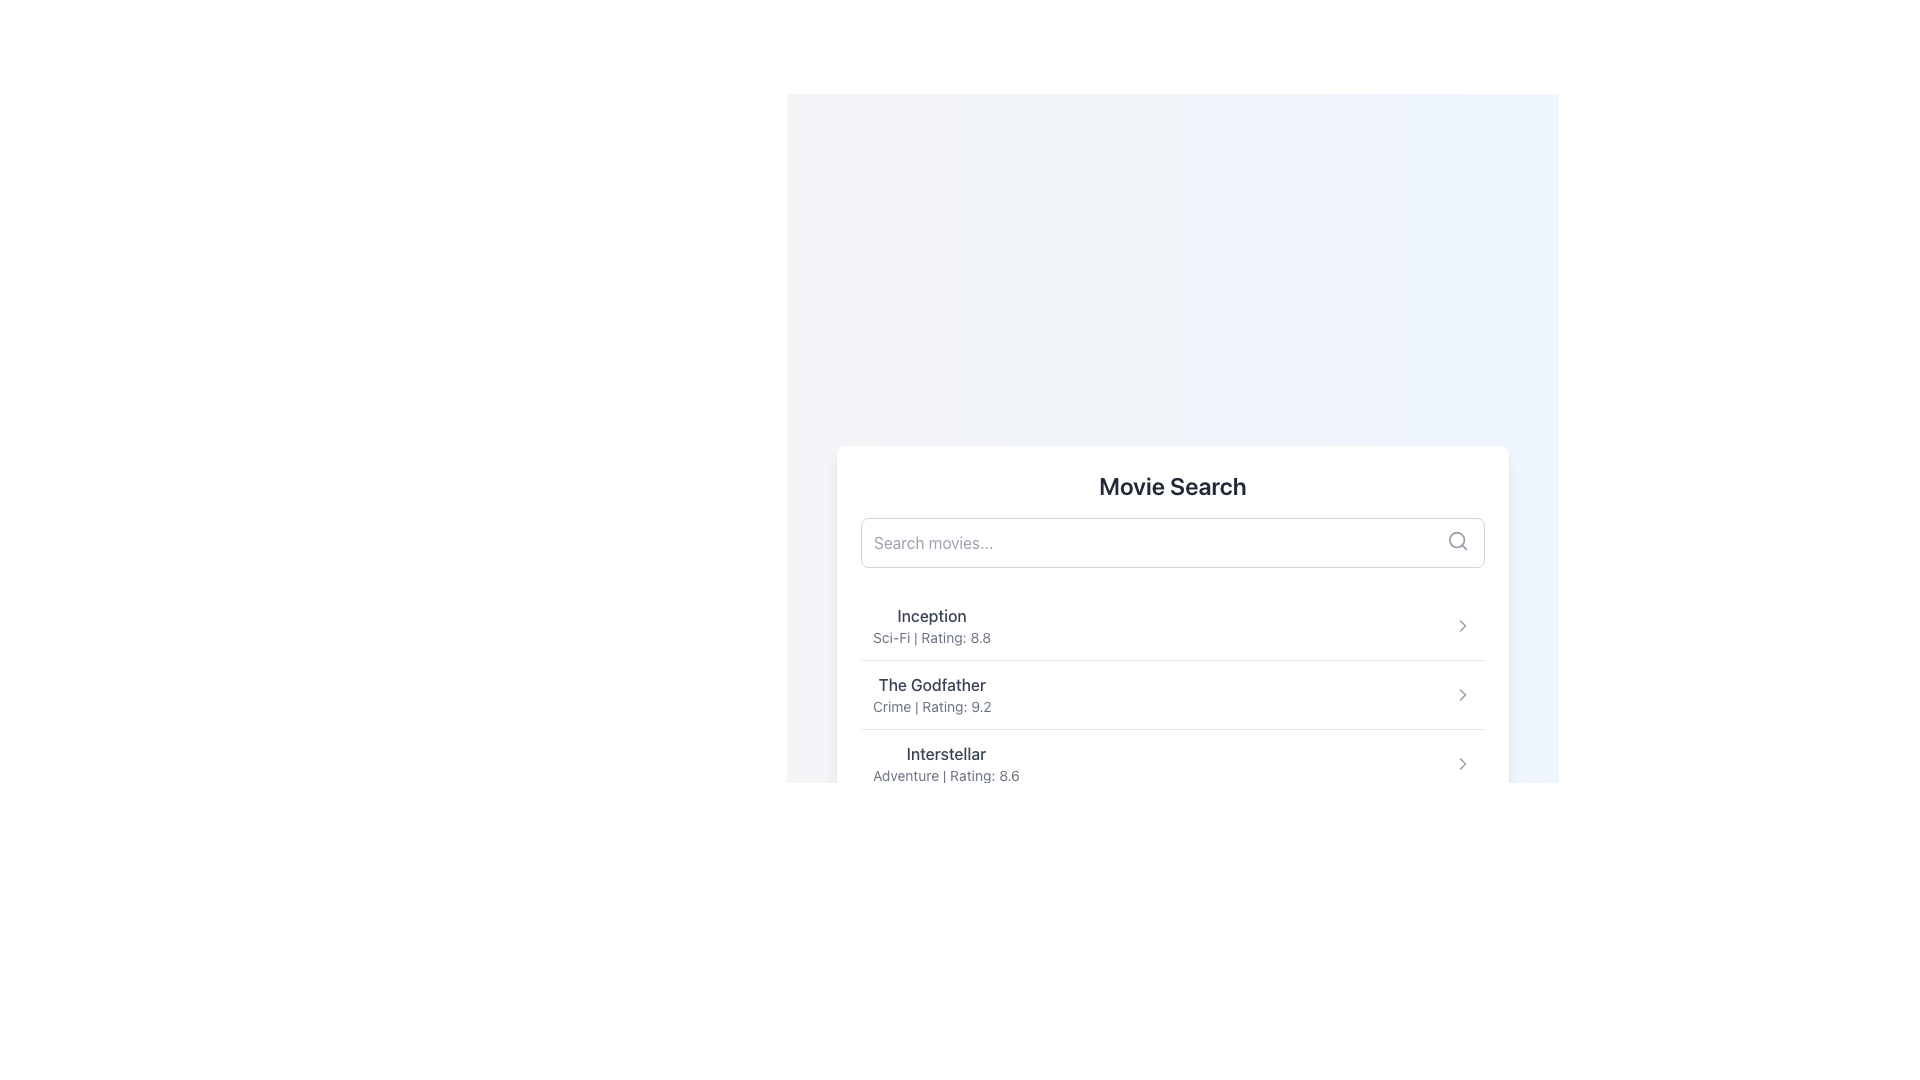  Describe the element at coordinates (1457, 540) in the screenshot. I see `the circular lens component of the magnifying glass icon located at the far right of the search bar` at that location.